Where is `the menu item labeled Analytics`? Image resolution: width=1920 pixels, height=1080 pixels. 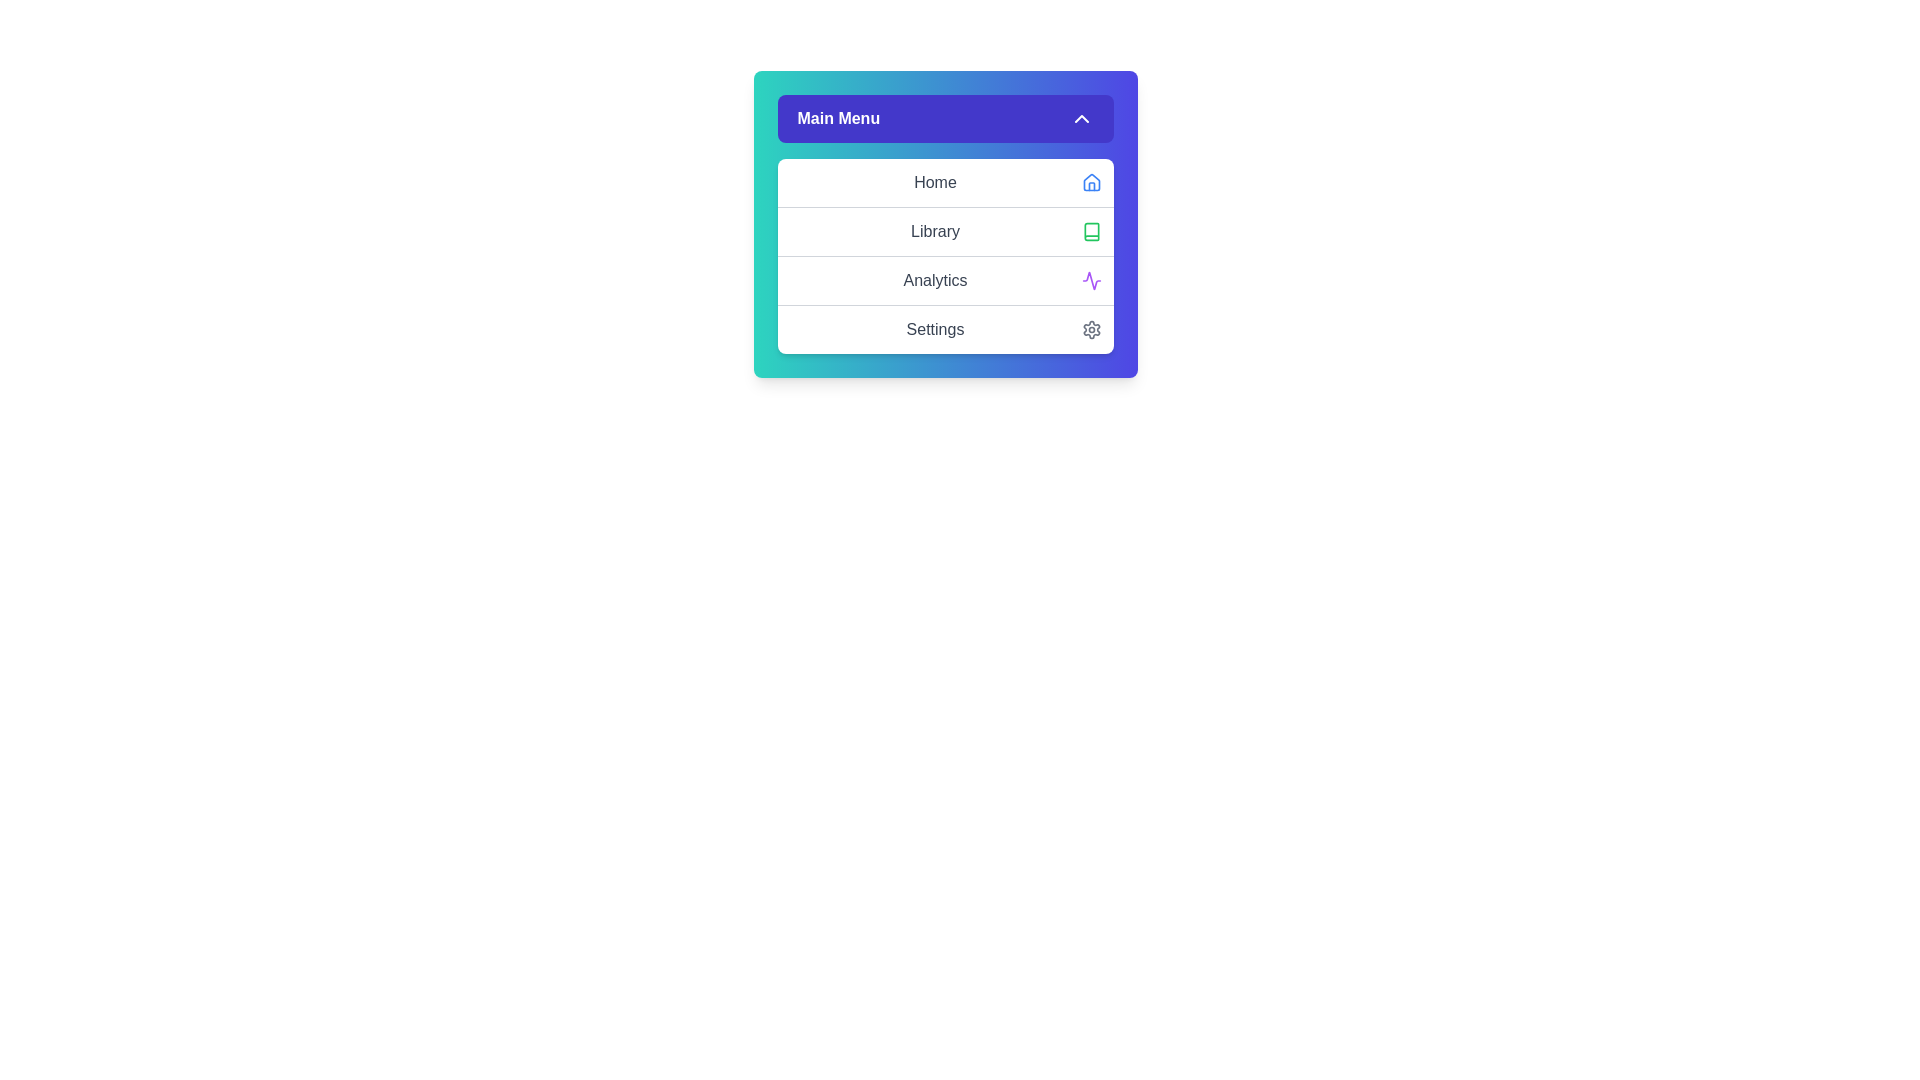 the menu item labeled Analytics is located at coordinates (944, 280).